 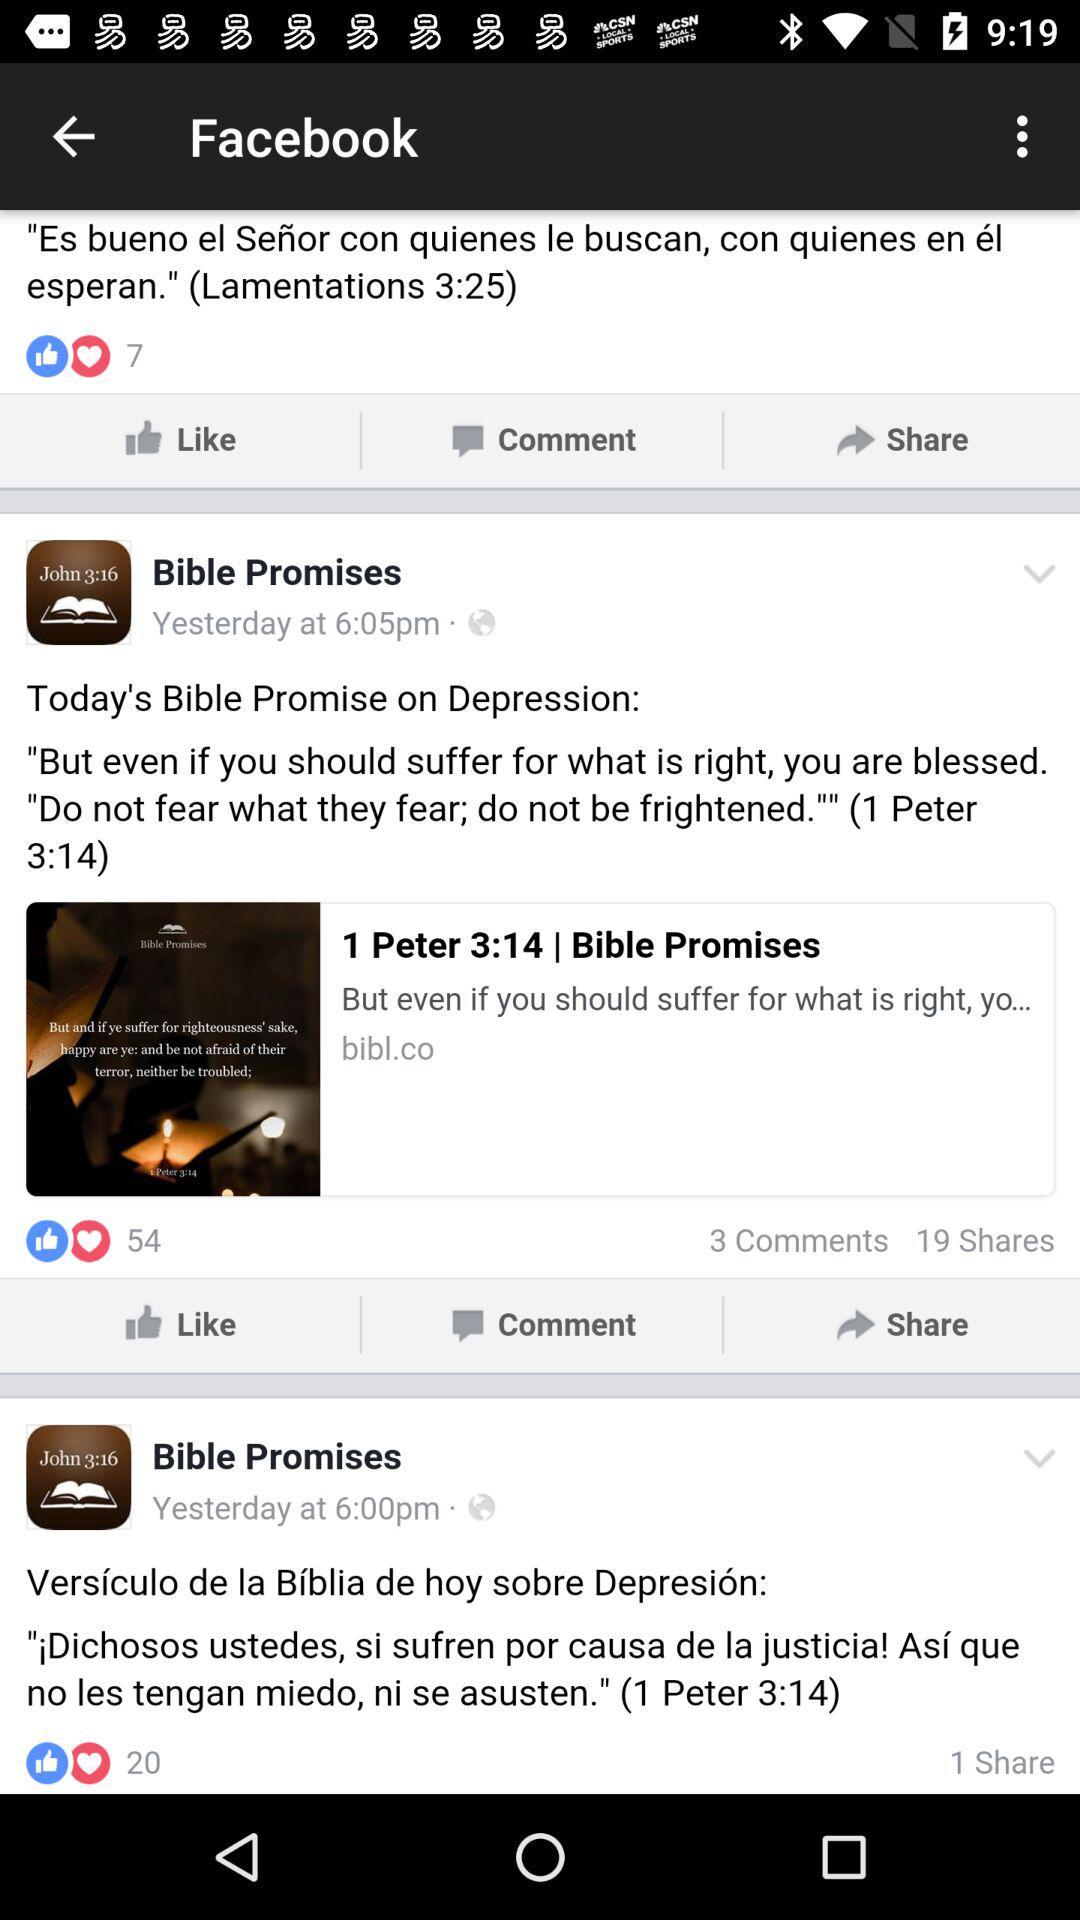 I want to click on facebook, so click(x=540, y=1002).